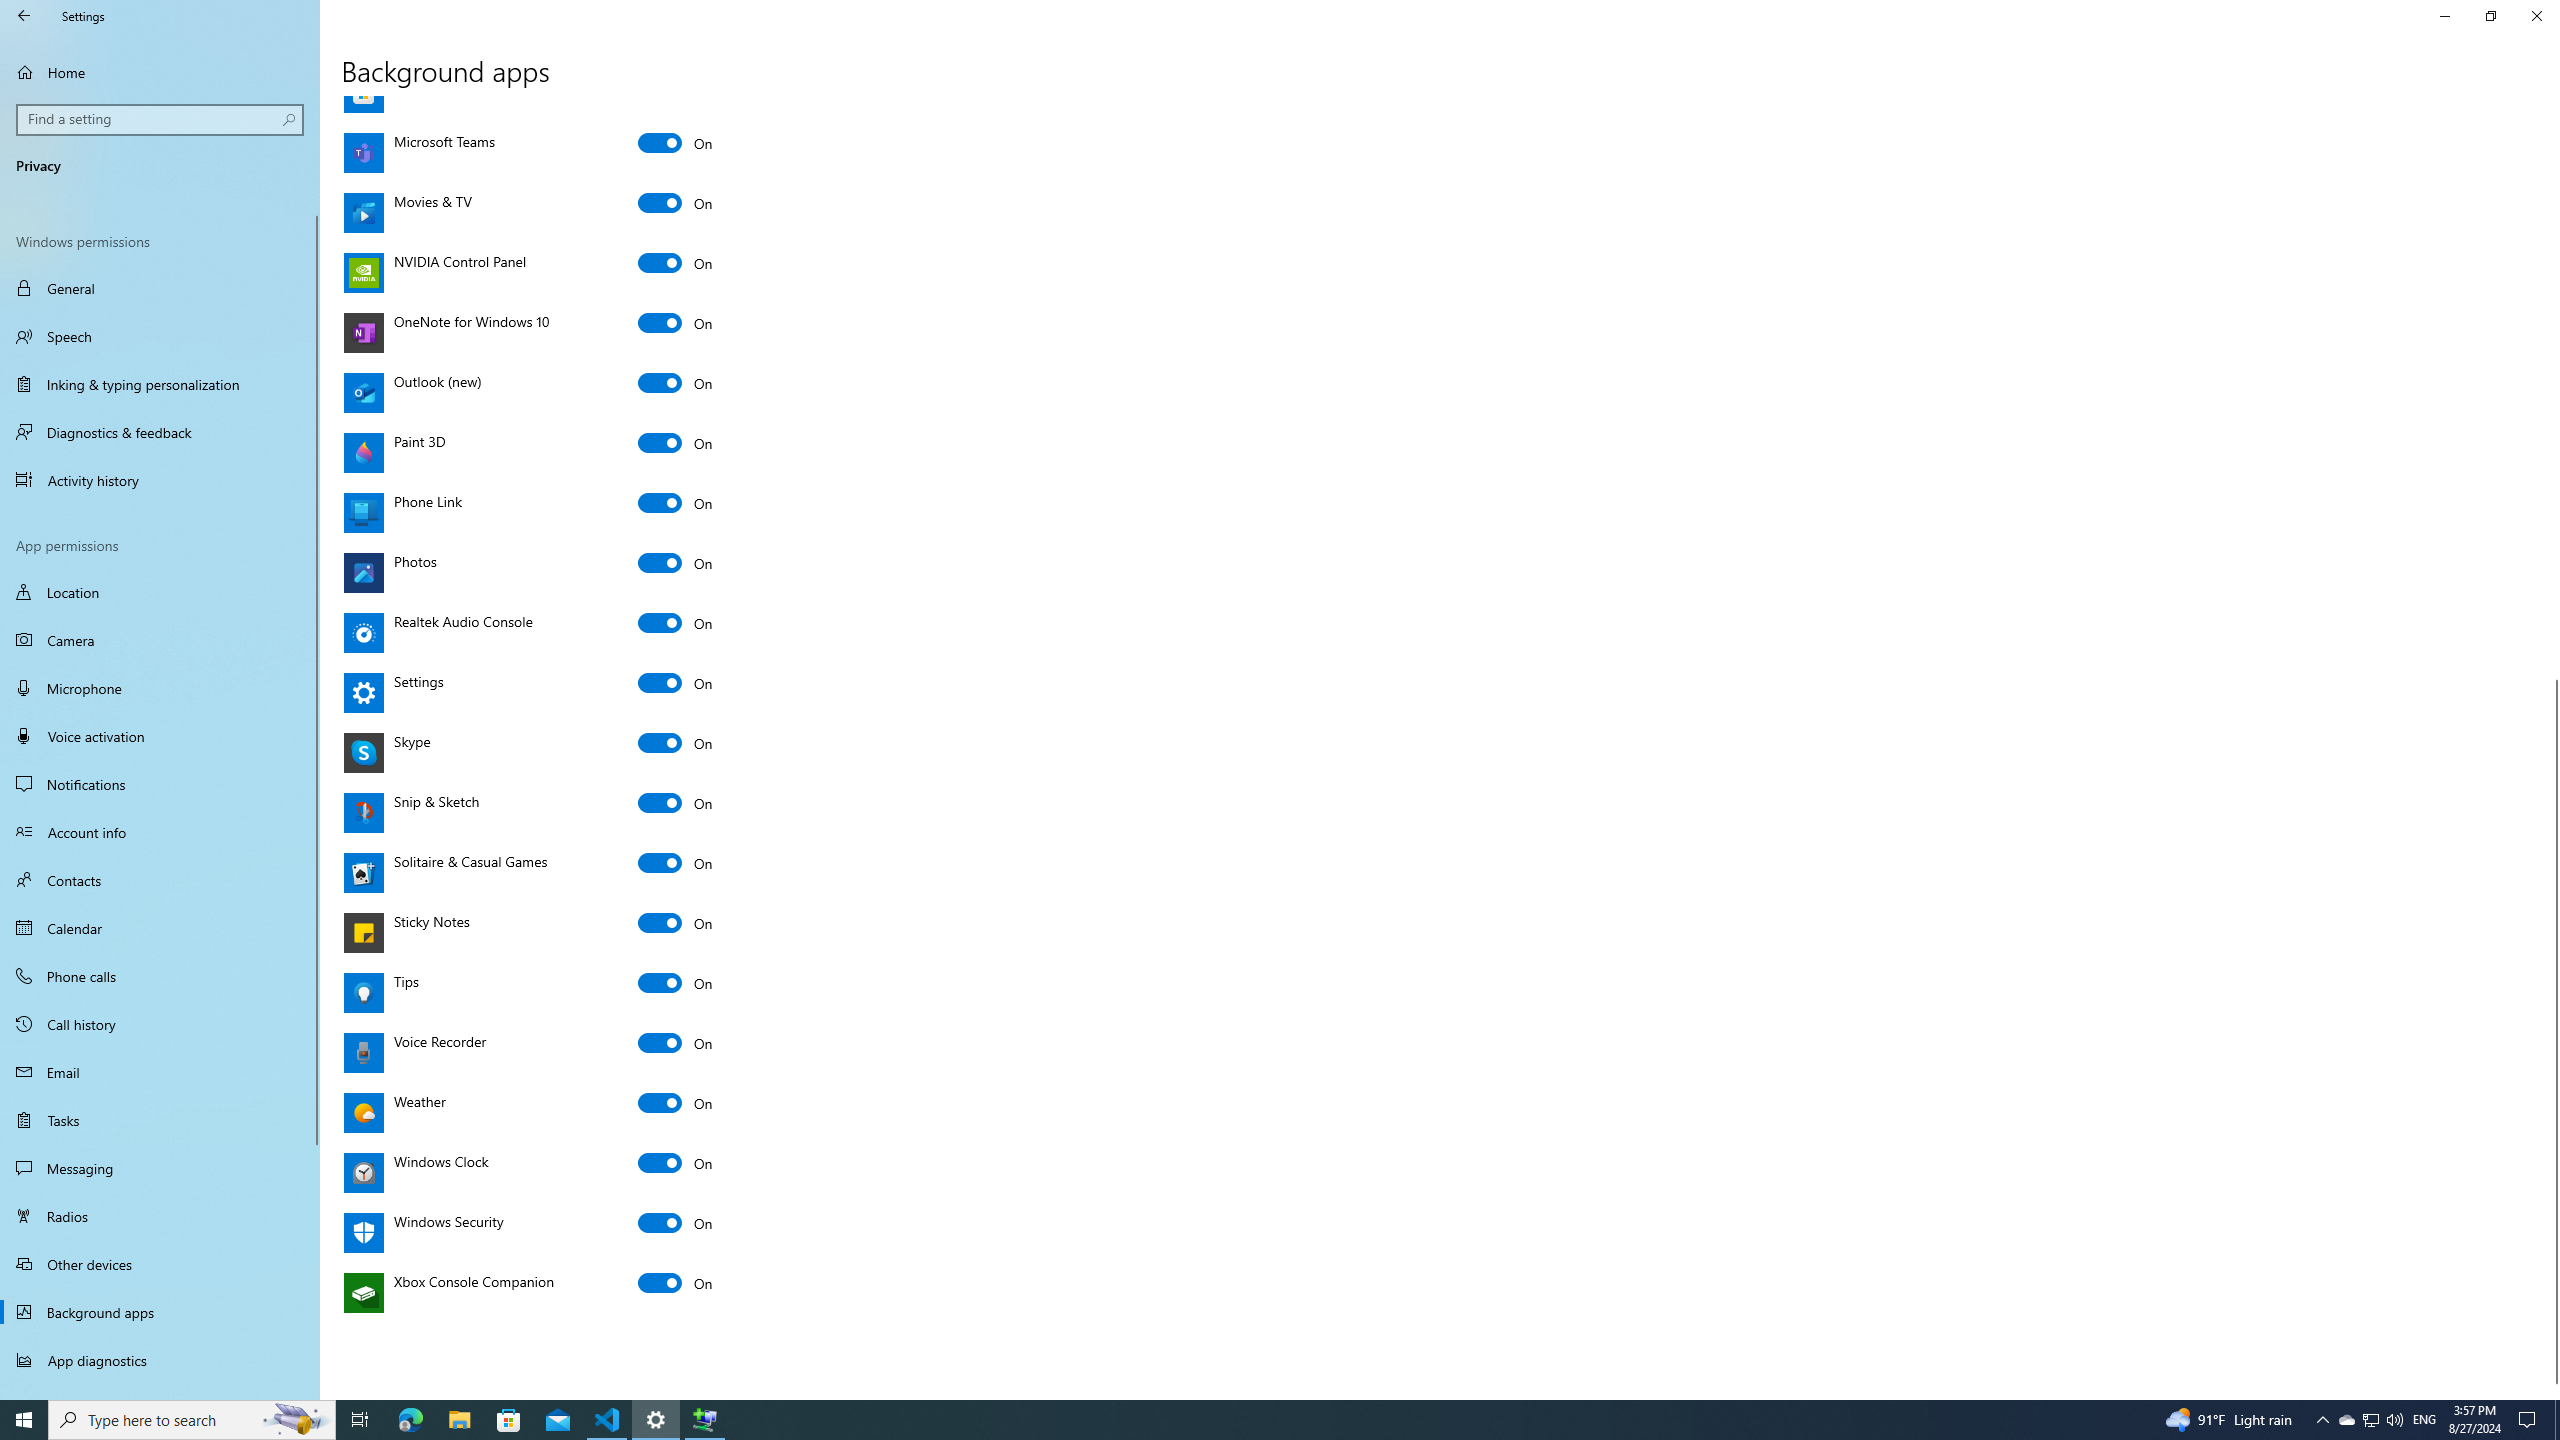 This screenshot has height=1440, width=2560. Describe the element at coordinates (24, 1418) in the screenshot. I see `'Start'` at that location.